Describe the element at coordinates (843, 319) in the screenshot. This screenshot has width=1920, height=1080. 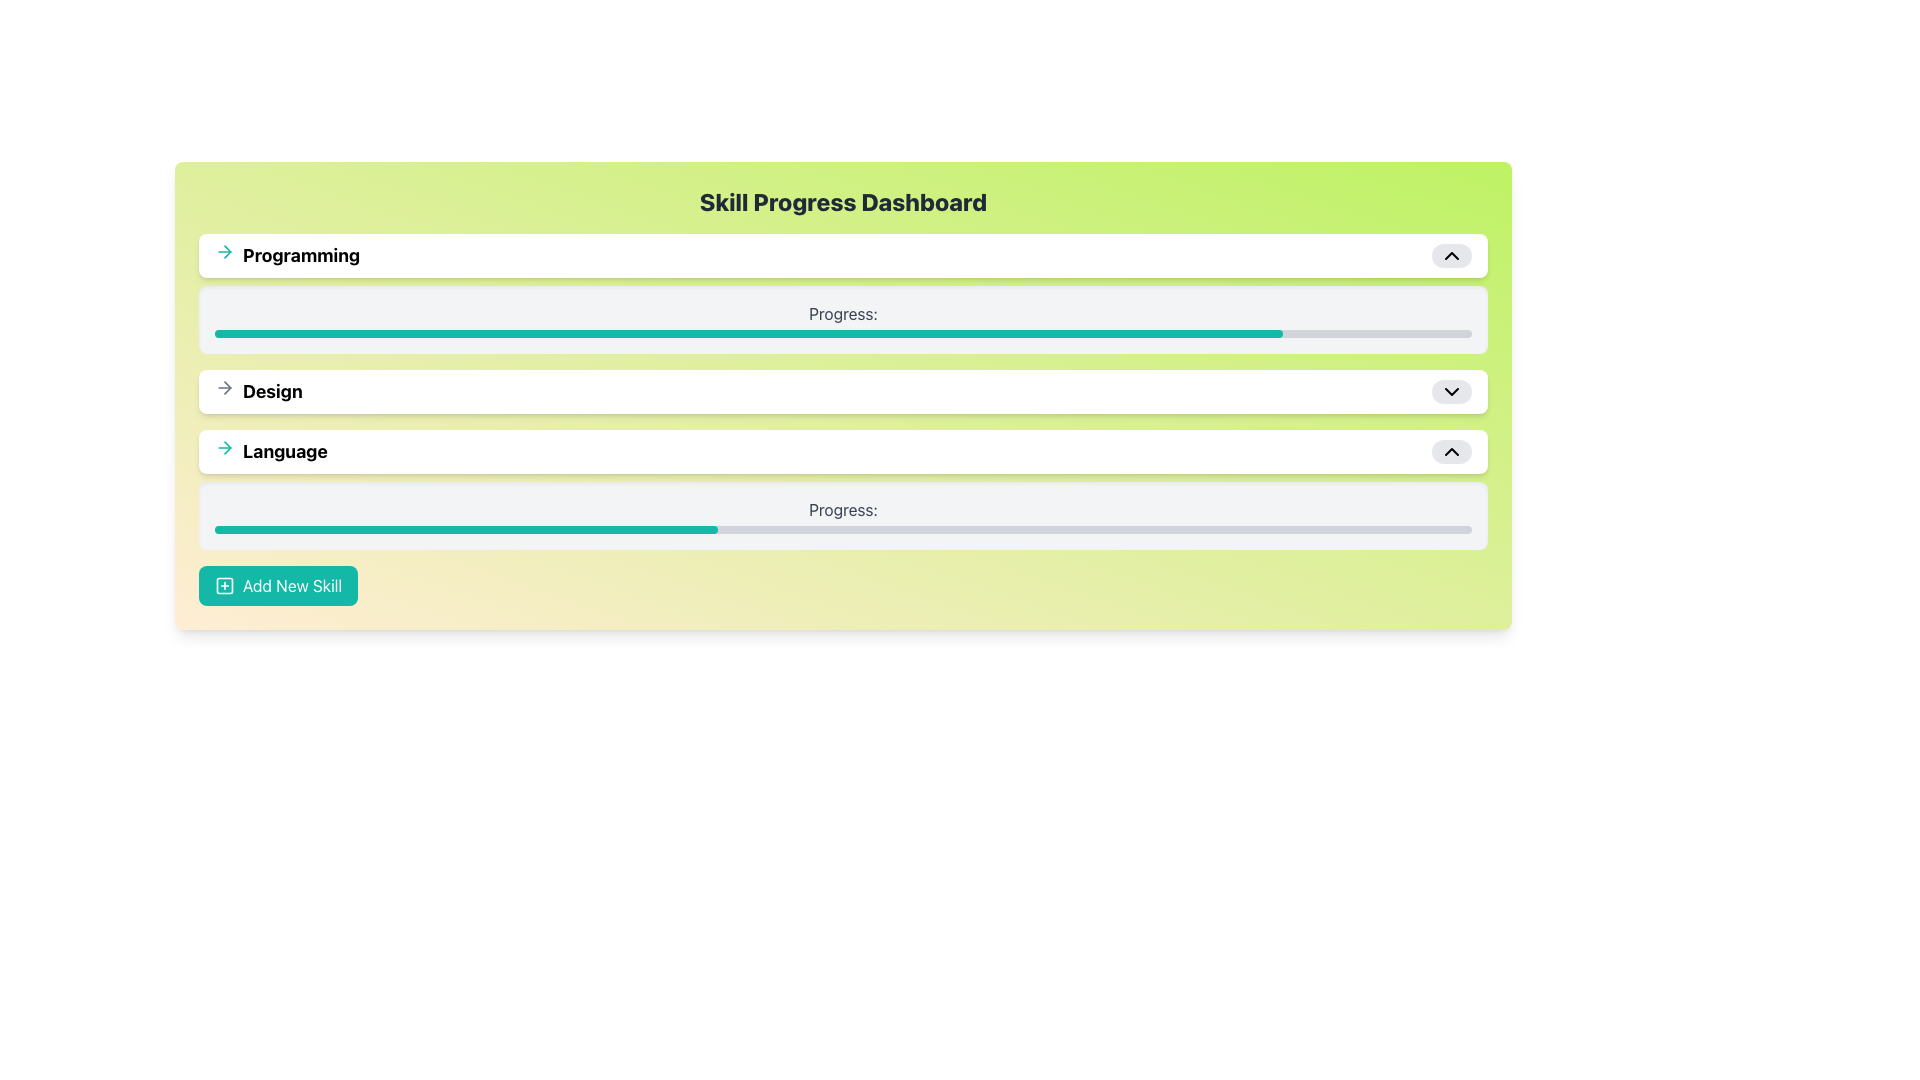
I see `the Progress Bar element located below the 'Programming' section, which features a light gray background, rounded corners, and the text 'Progress:' in a darker gray font, along with a slim teal-filled progress bar` at that location.